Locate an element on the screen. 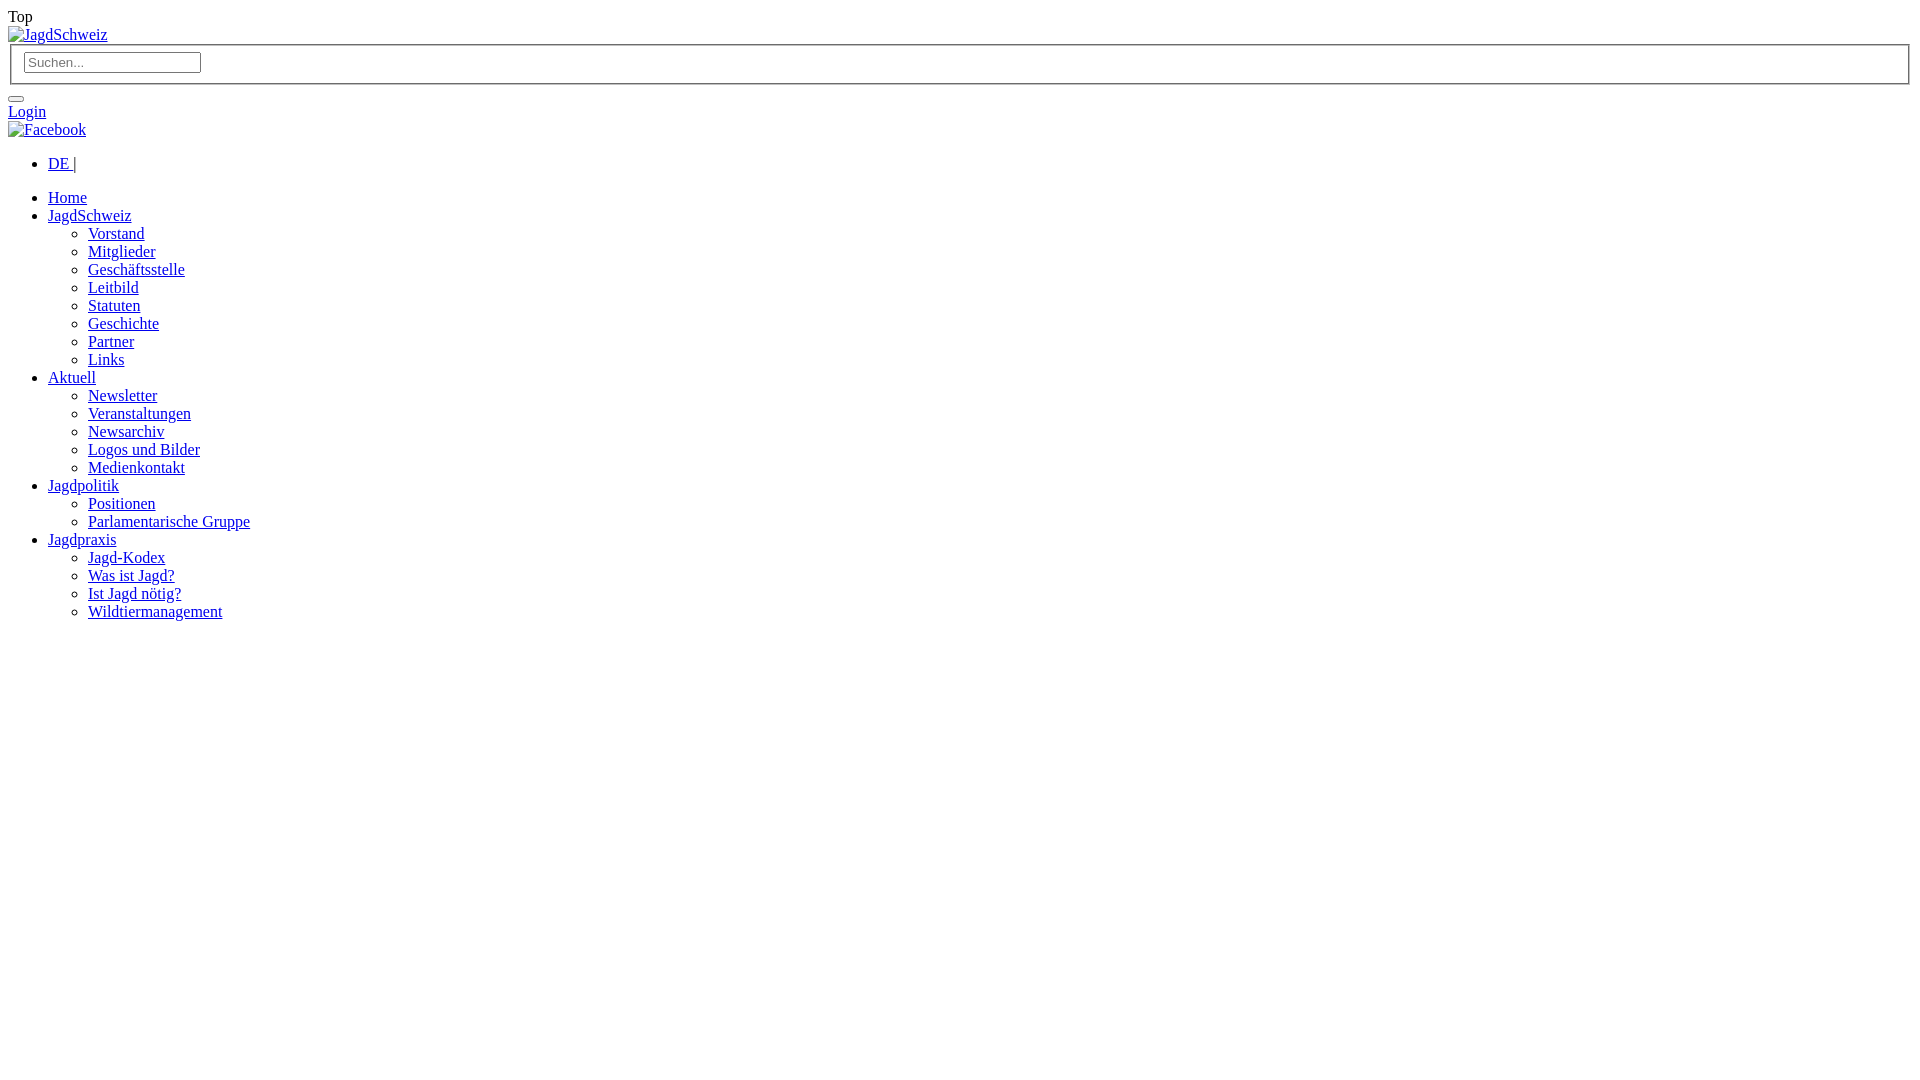  'Wildtiermanagement' is located at coordinates (153, 610).